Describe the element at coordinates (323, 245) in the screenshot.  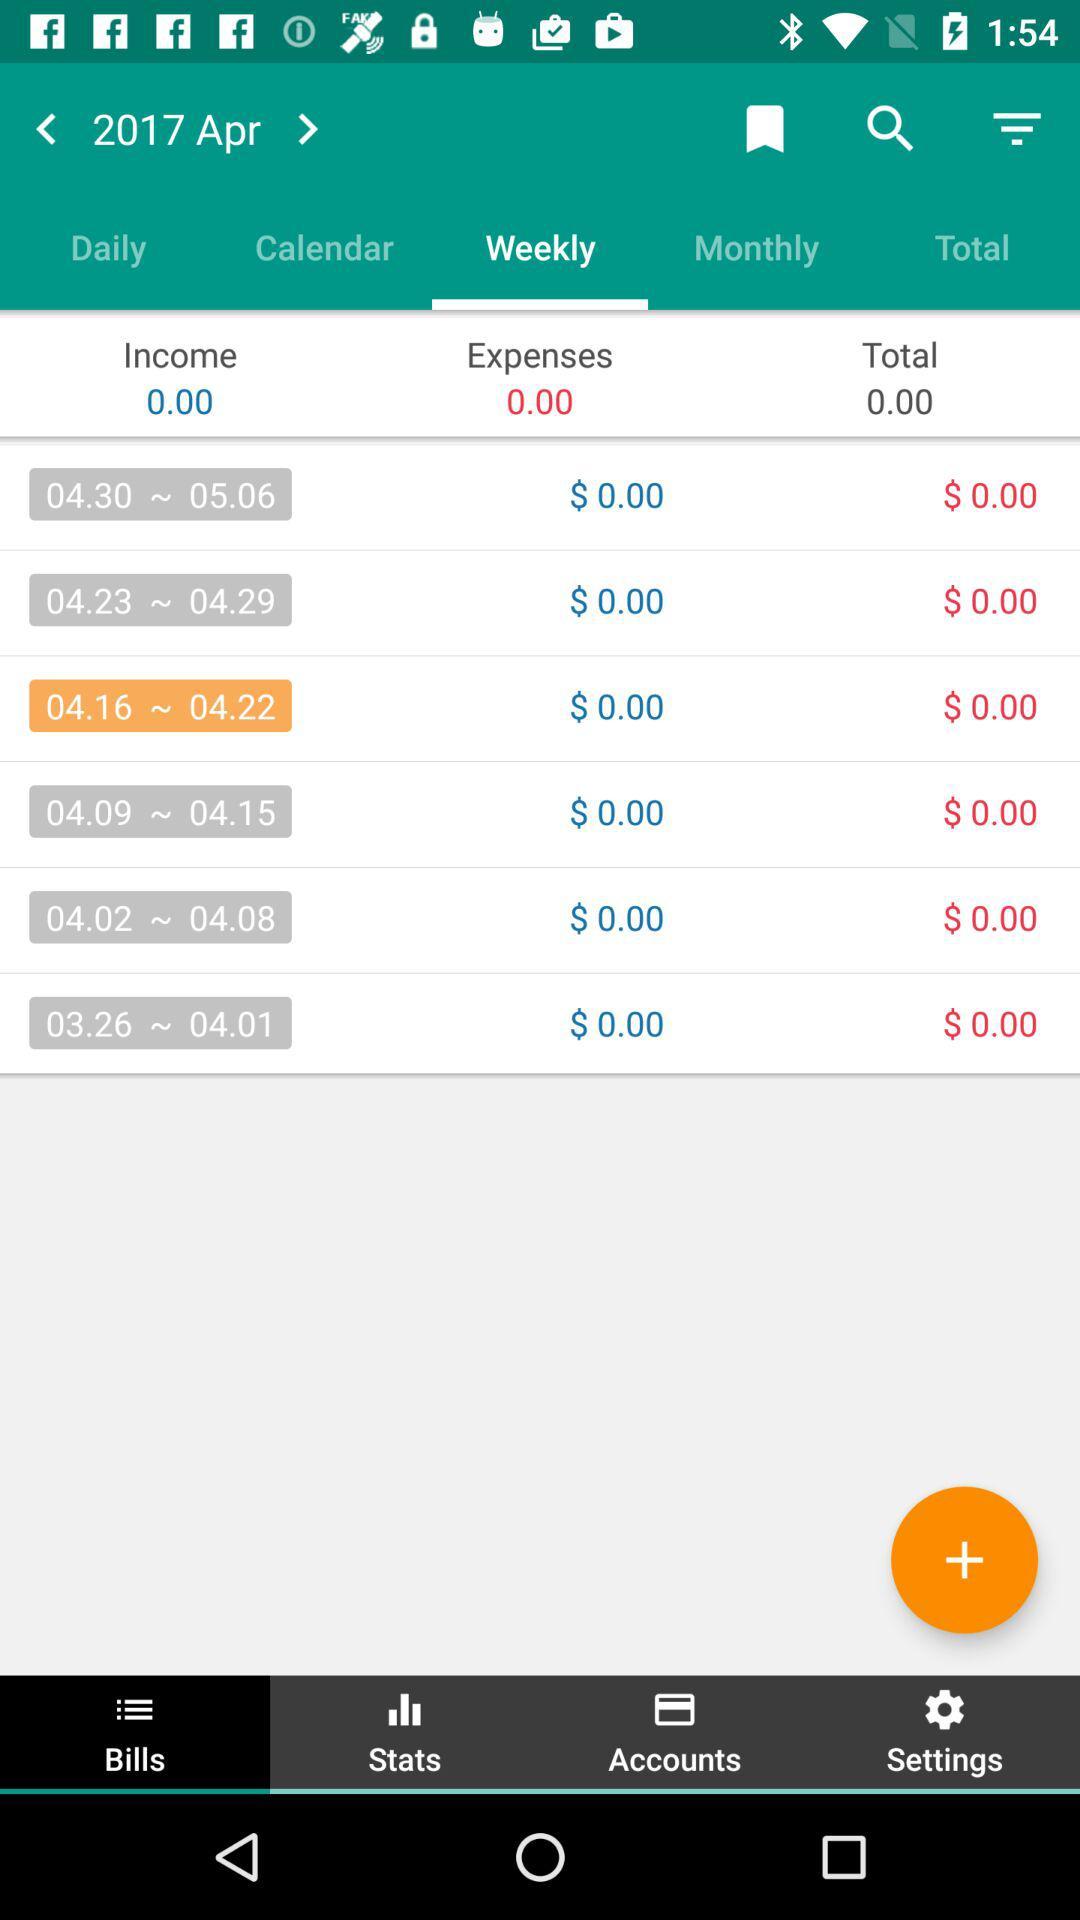
I see `the calendar icon` at that location.